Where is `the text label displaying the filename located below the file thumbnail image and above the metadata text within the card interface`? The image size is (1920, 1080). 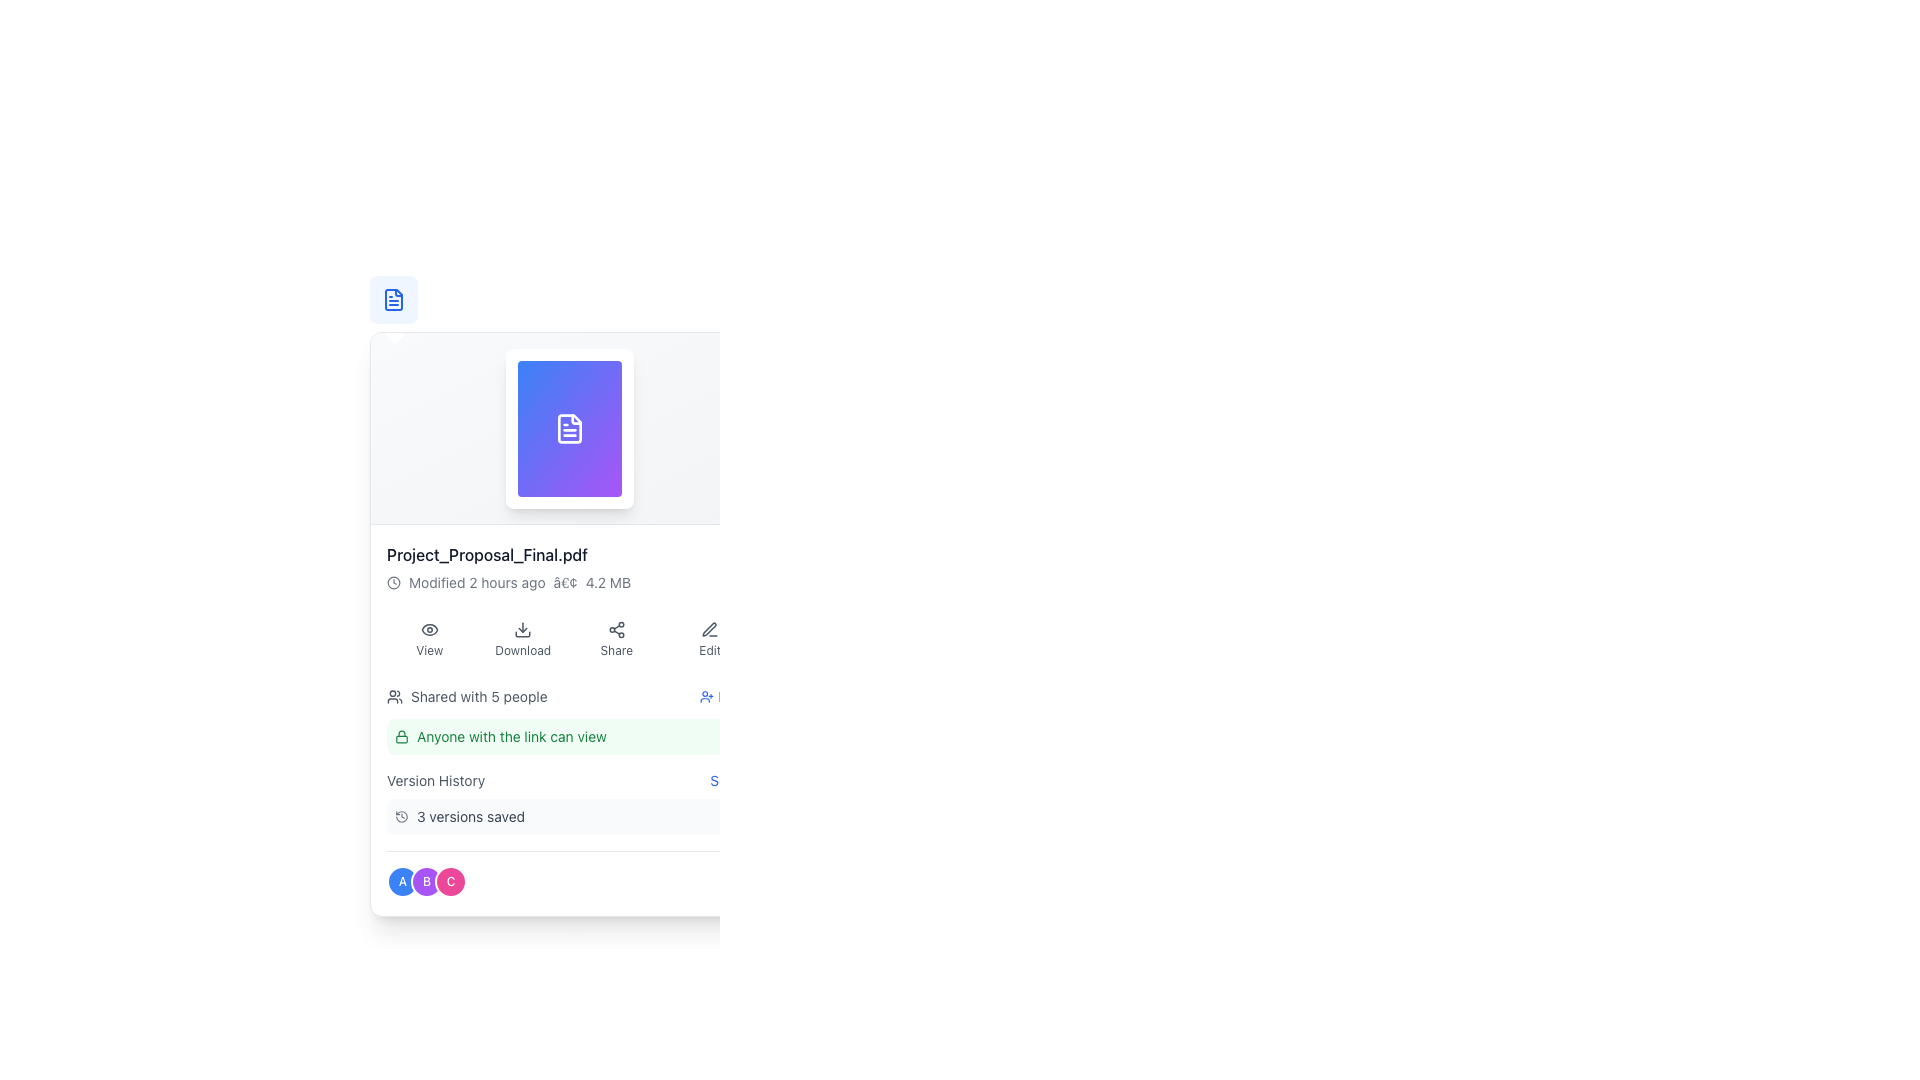
the text label displaying the filename located below the file thumbnail image and above the metadata text within the card interface is located at coordinates (569, 555).